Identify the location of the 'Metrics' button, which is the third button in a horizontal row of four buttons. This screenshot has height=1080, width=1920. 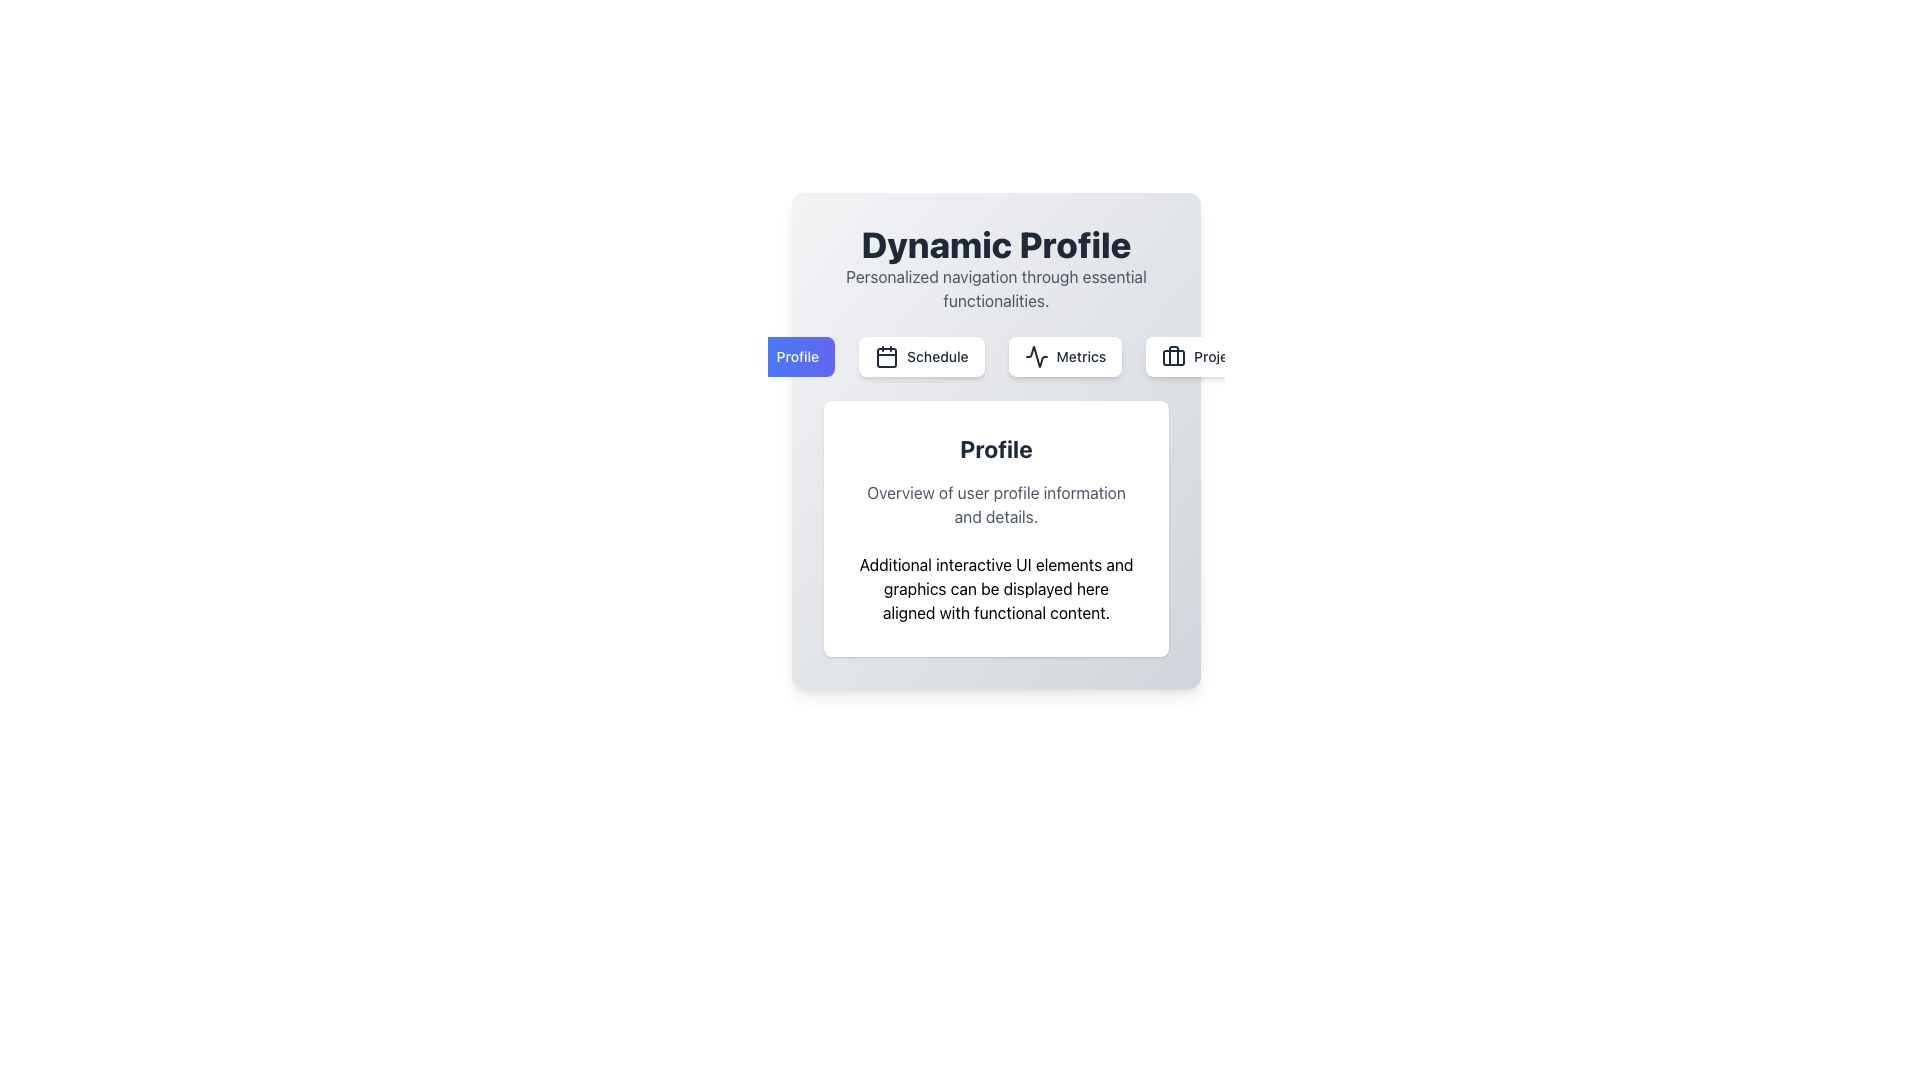
(1064, 356).